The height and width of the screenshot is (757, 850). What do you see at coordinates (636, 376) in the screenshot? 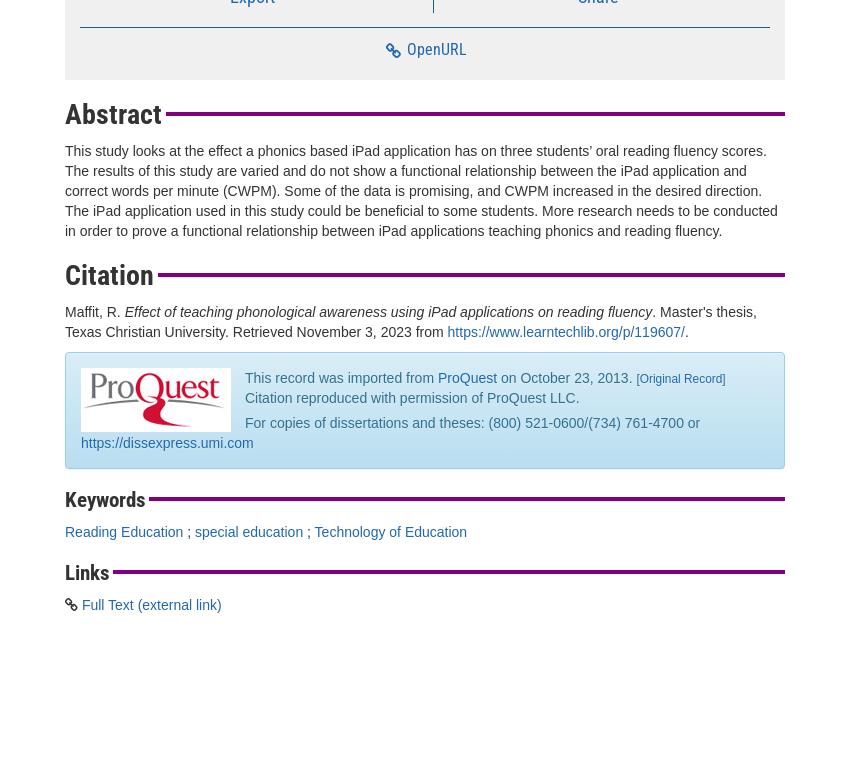
I see `'['` at bounding box center [636, 376].